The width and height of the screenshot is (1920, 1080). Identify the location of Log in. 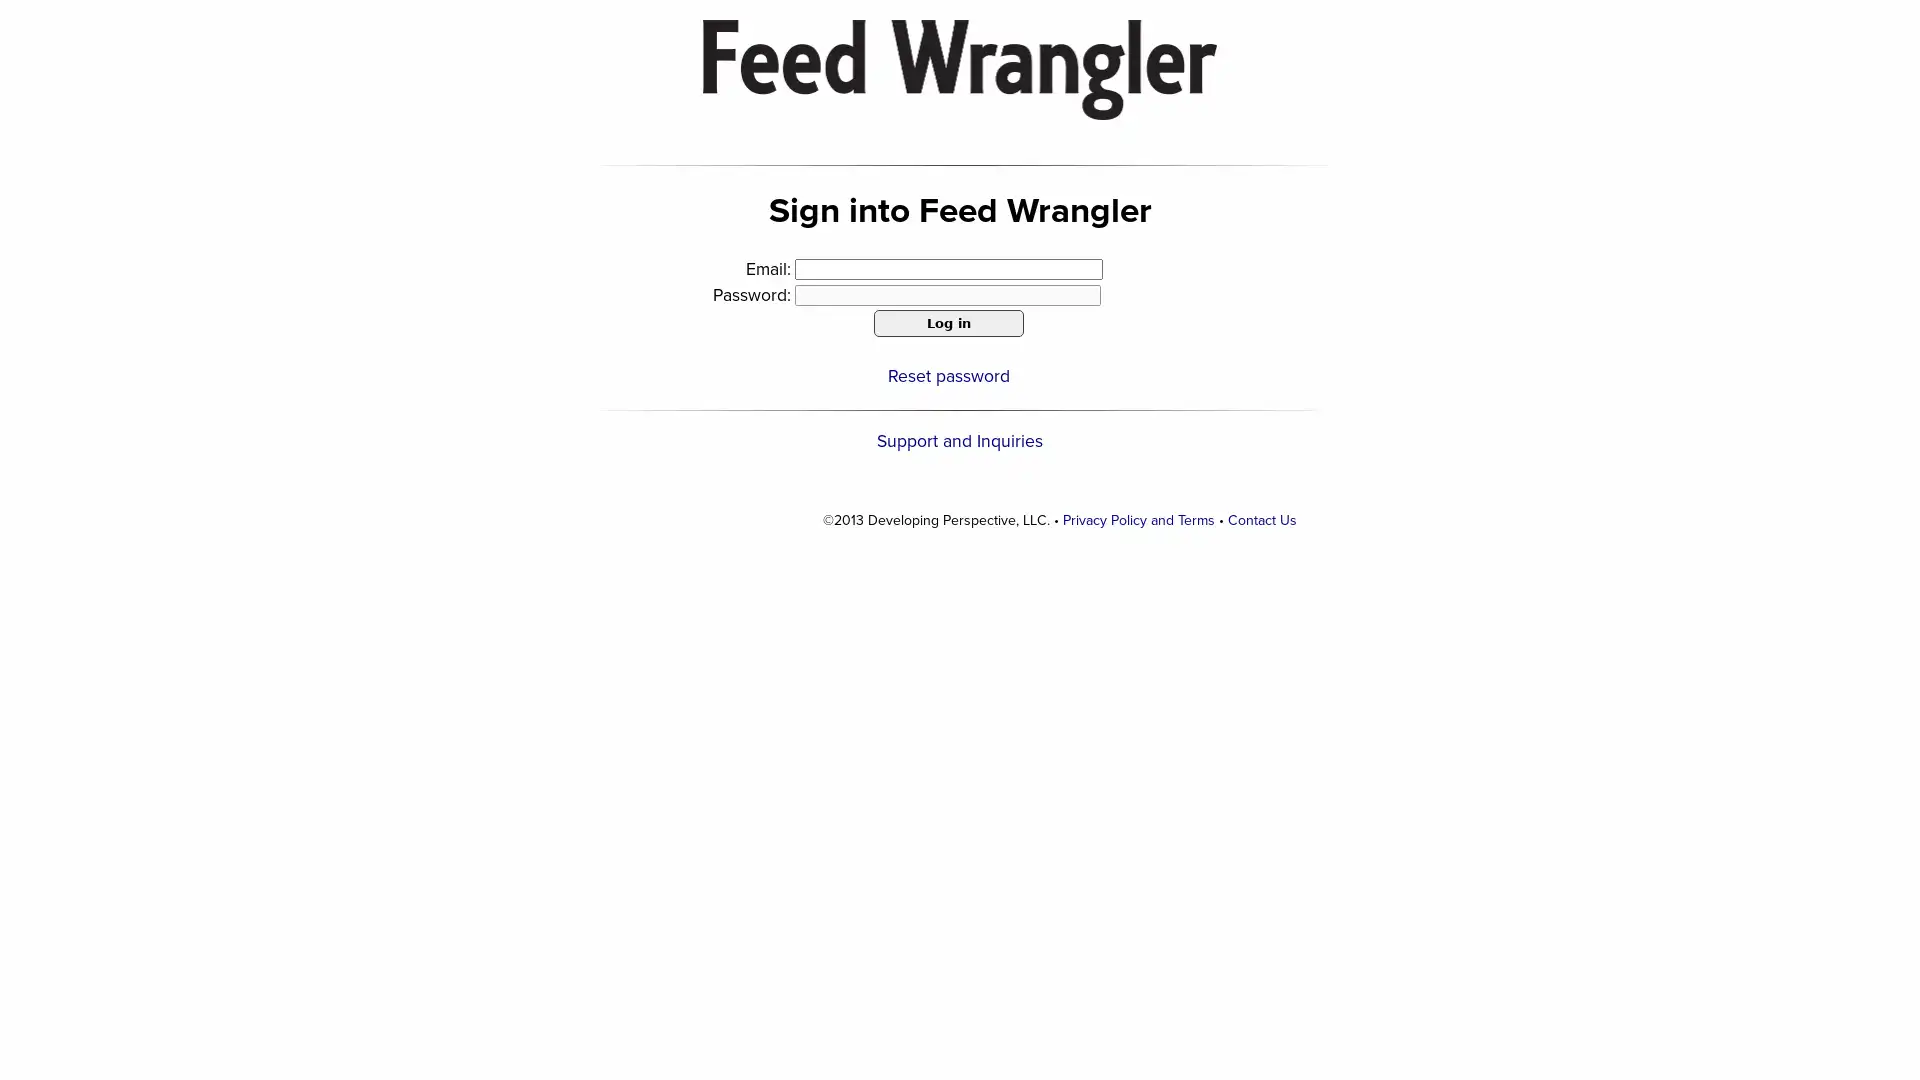
(948, 322).